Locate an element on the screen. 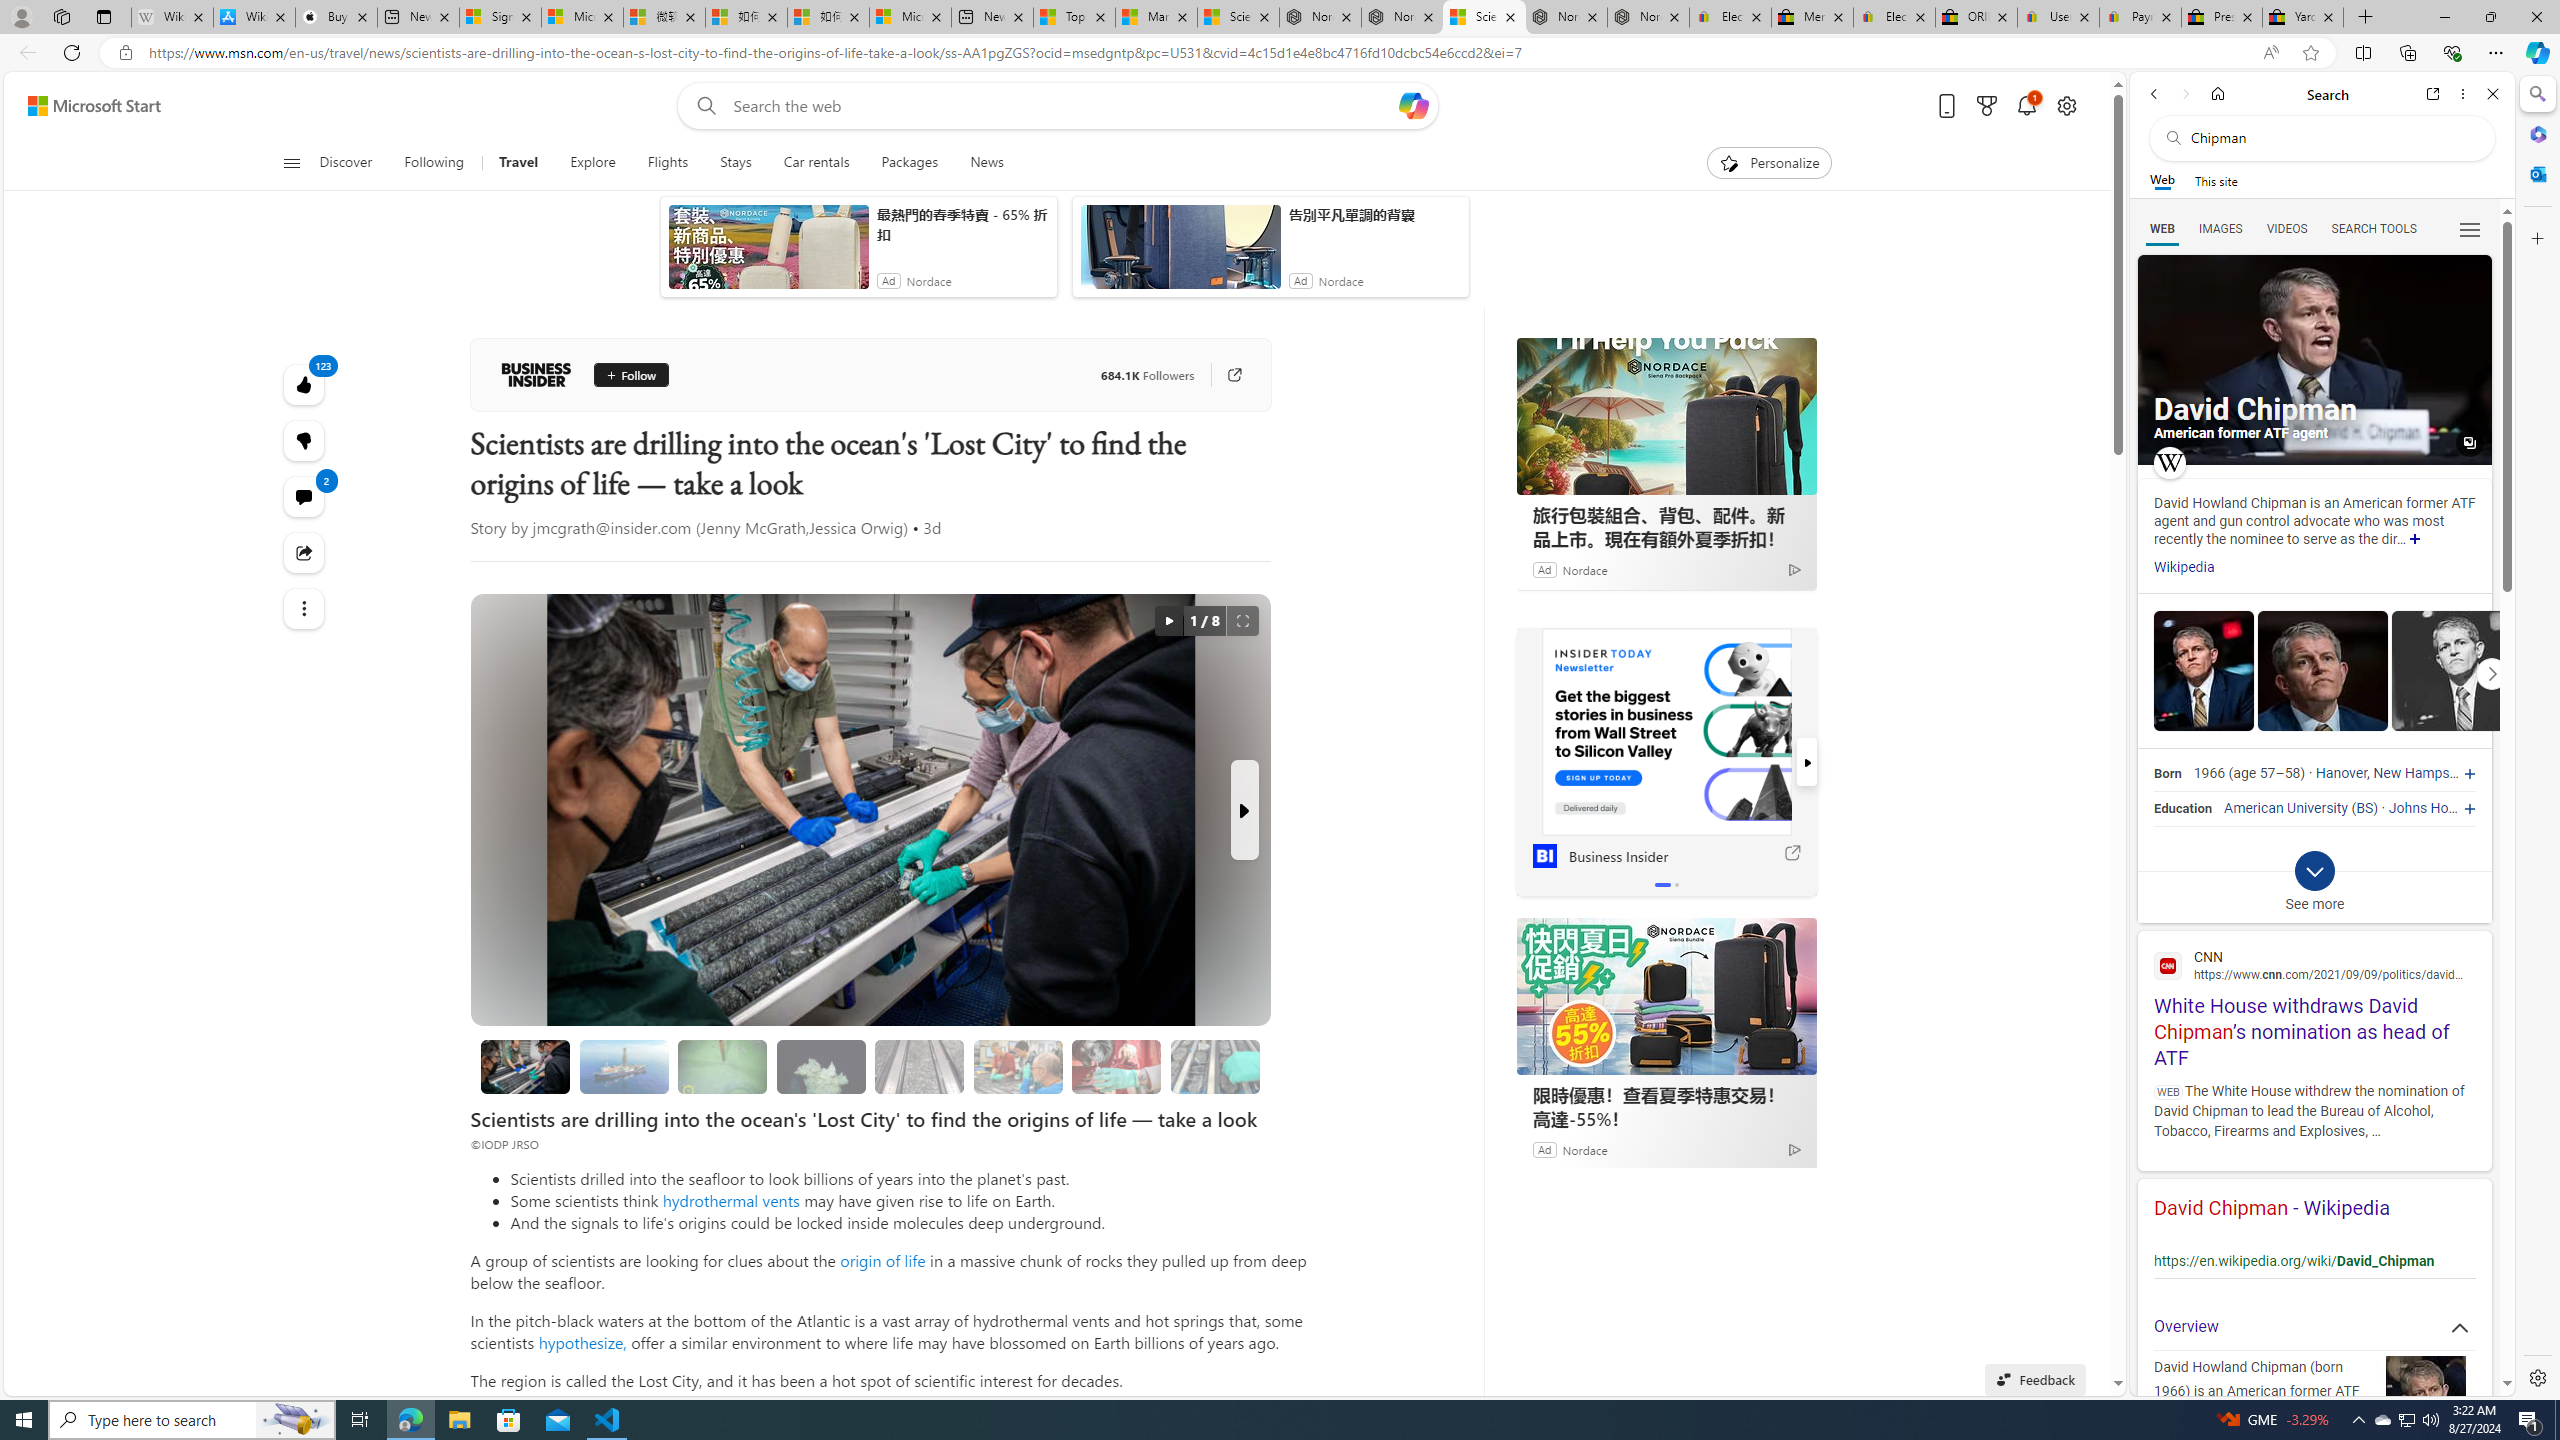 The image size is (2560, 1440). 'Education' is located at coordinates (2181, 808).